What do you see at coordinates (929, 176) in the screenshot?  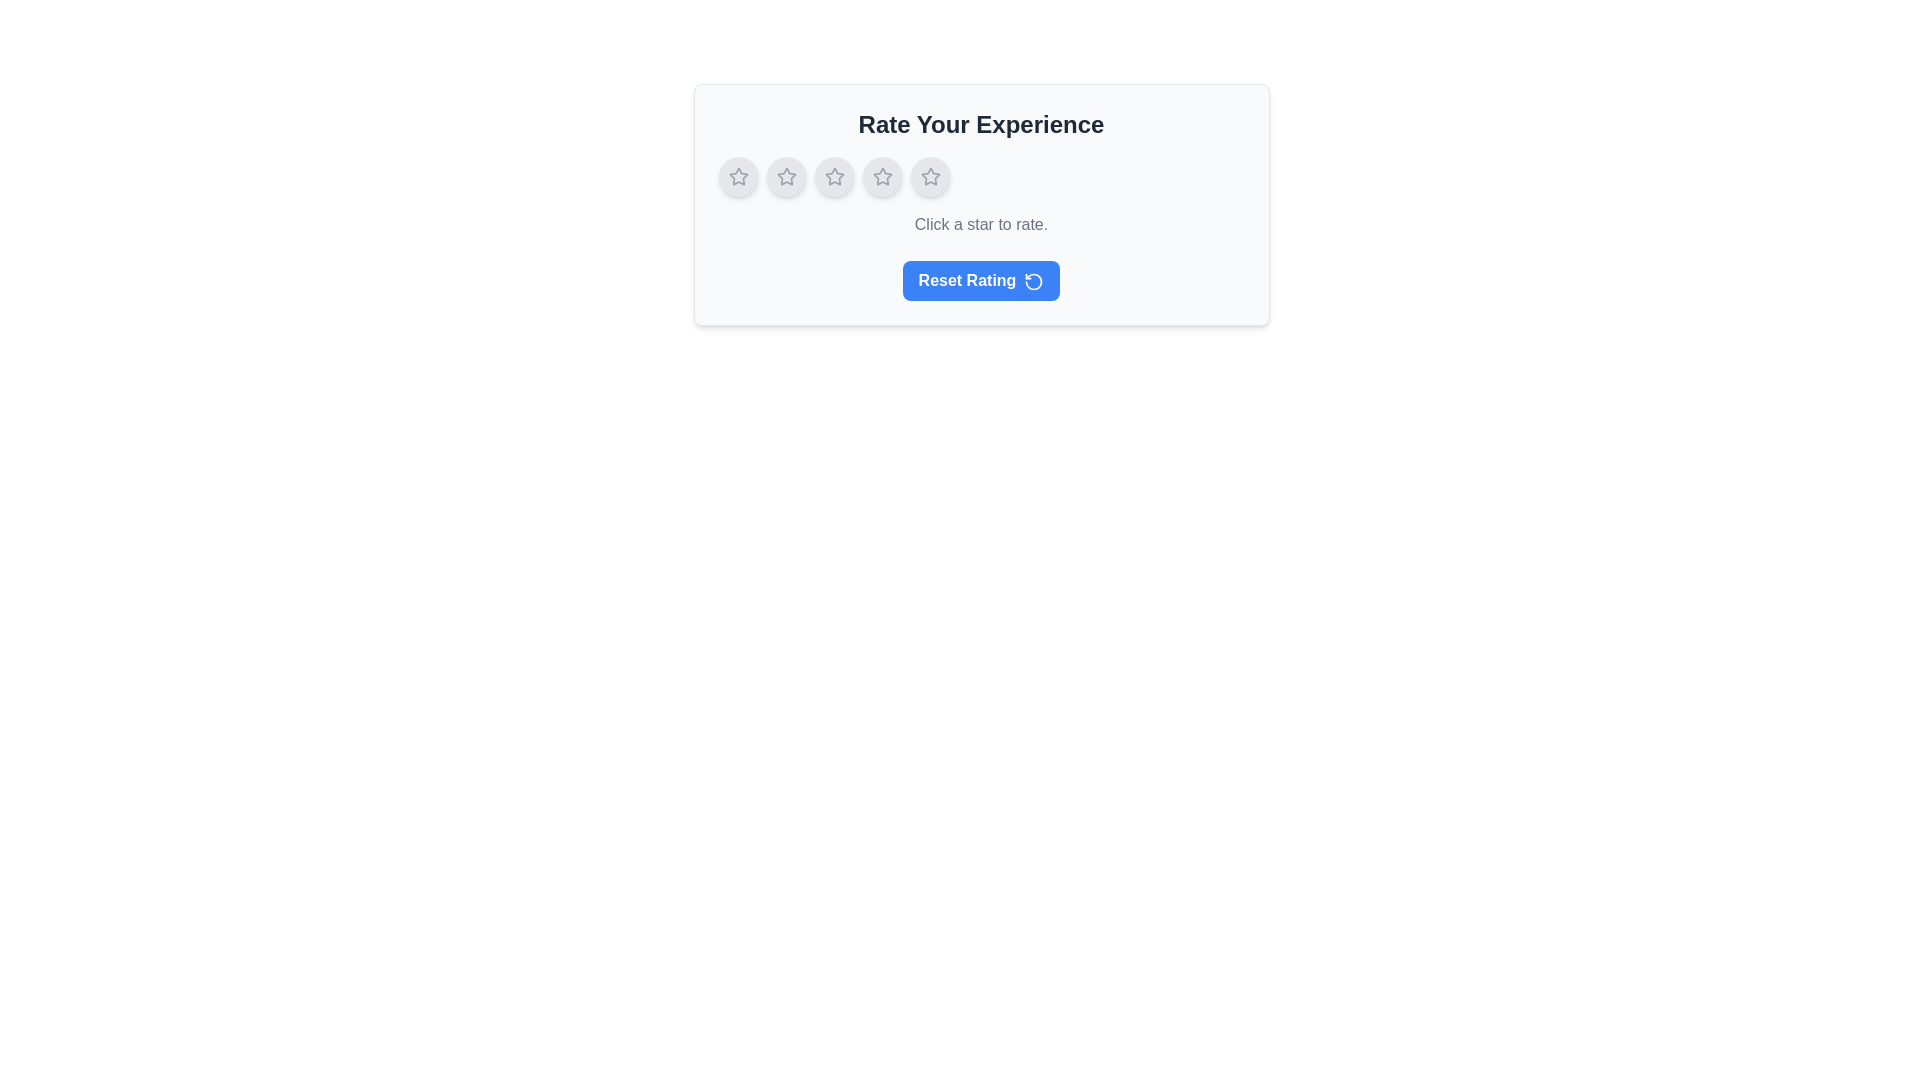 I see `the fifth circular rating star button with a light gray background and outlined star icon` at bounding box center [929, 176].